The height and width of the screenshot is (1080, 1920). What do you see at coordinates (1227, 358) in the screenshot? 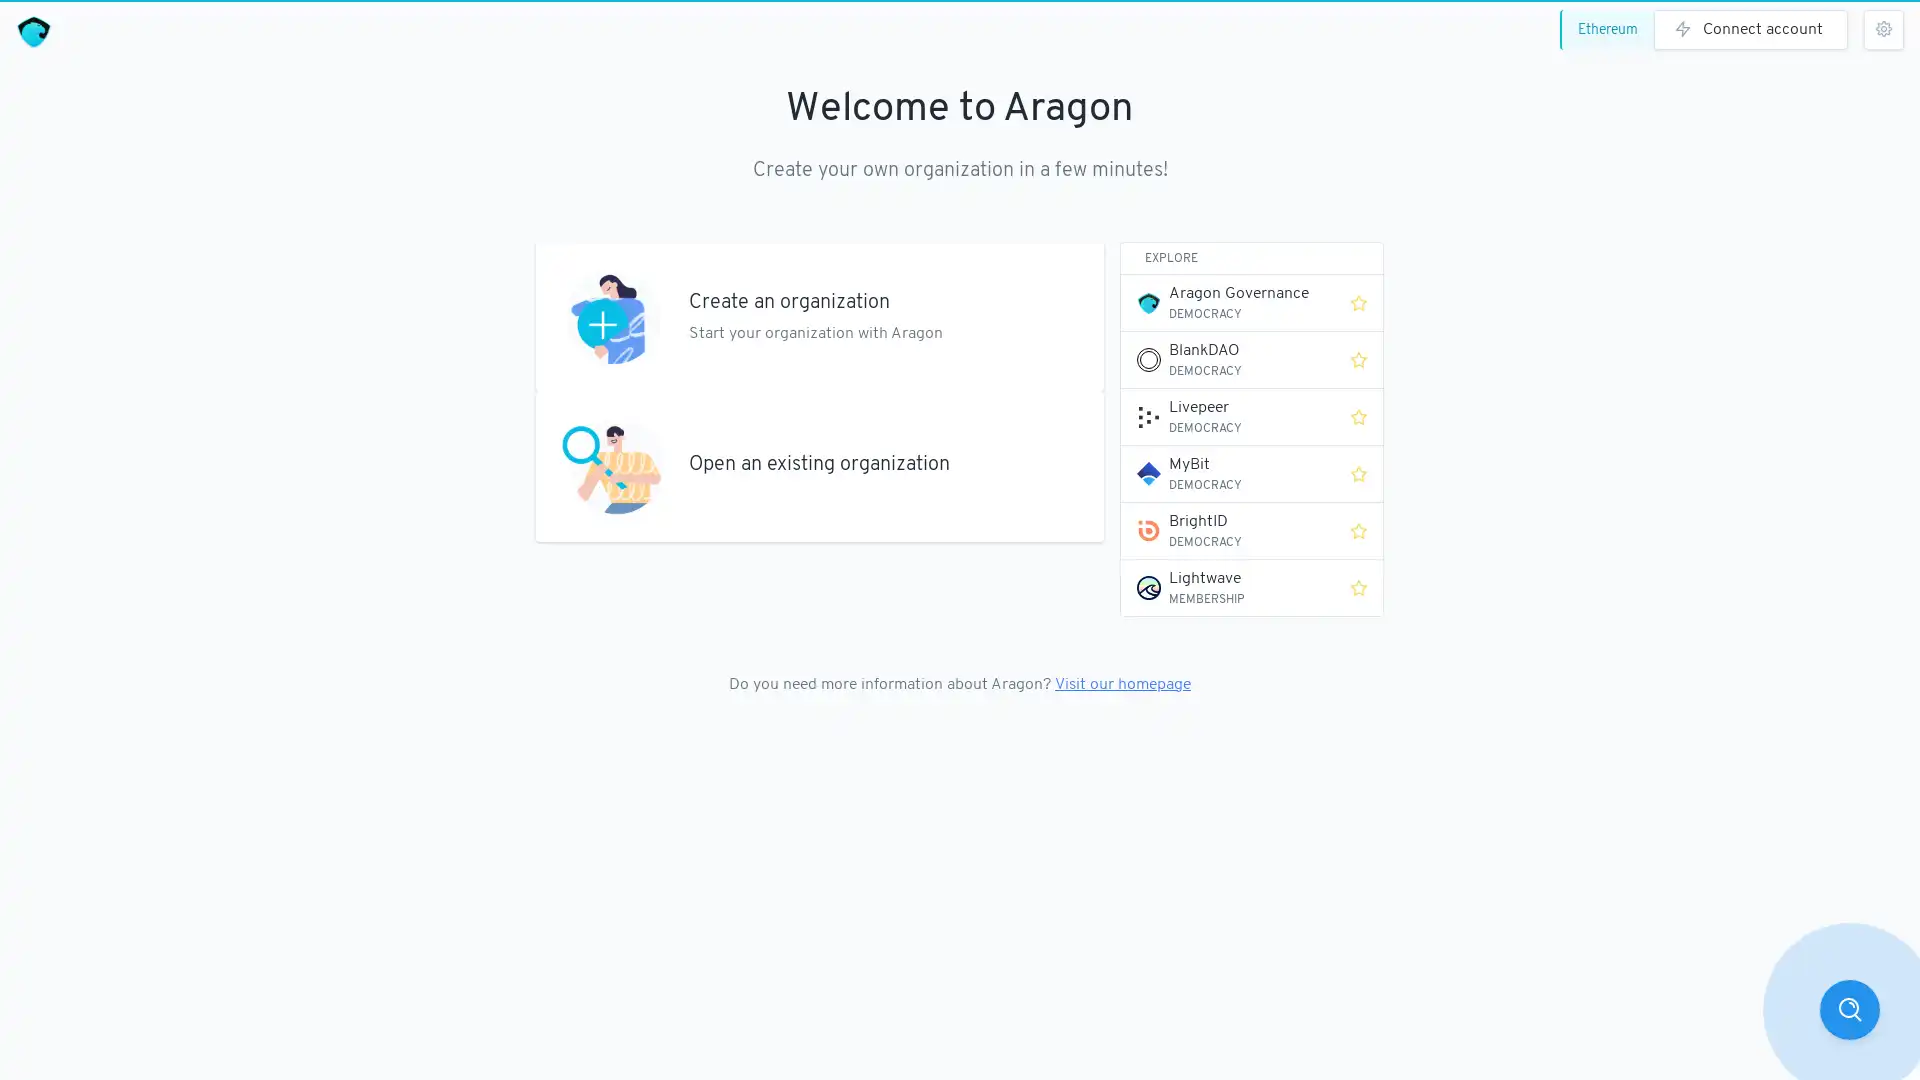
I see `BlankDAO DEMOCRACY` at bounding box center [1227, 358].